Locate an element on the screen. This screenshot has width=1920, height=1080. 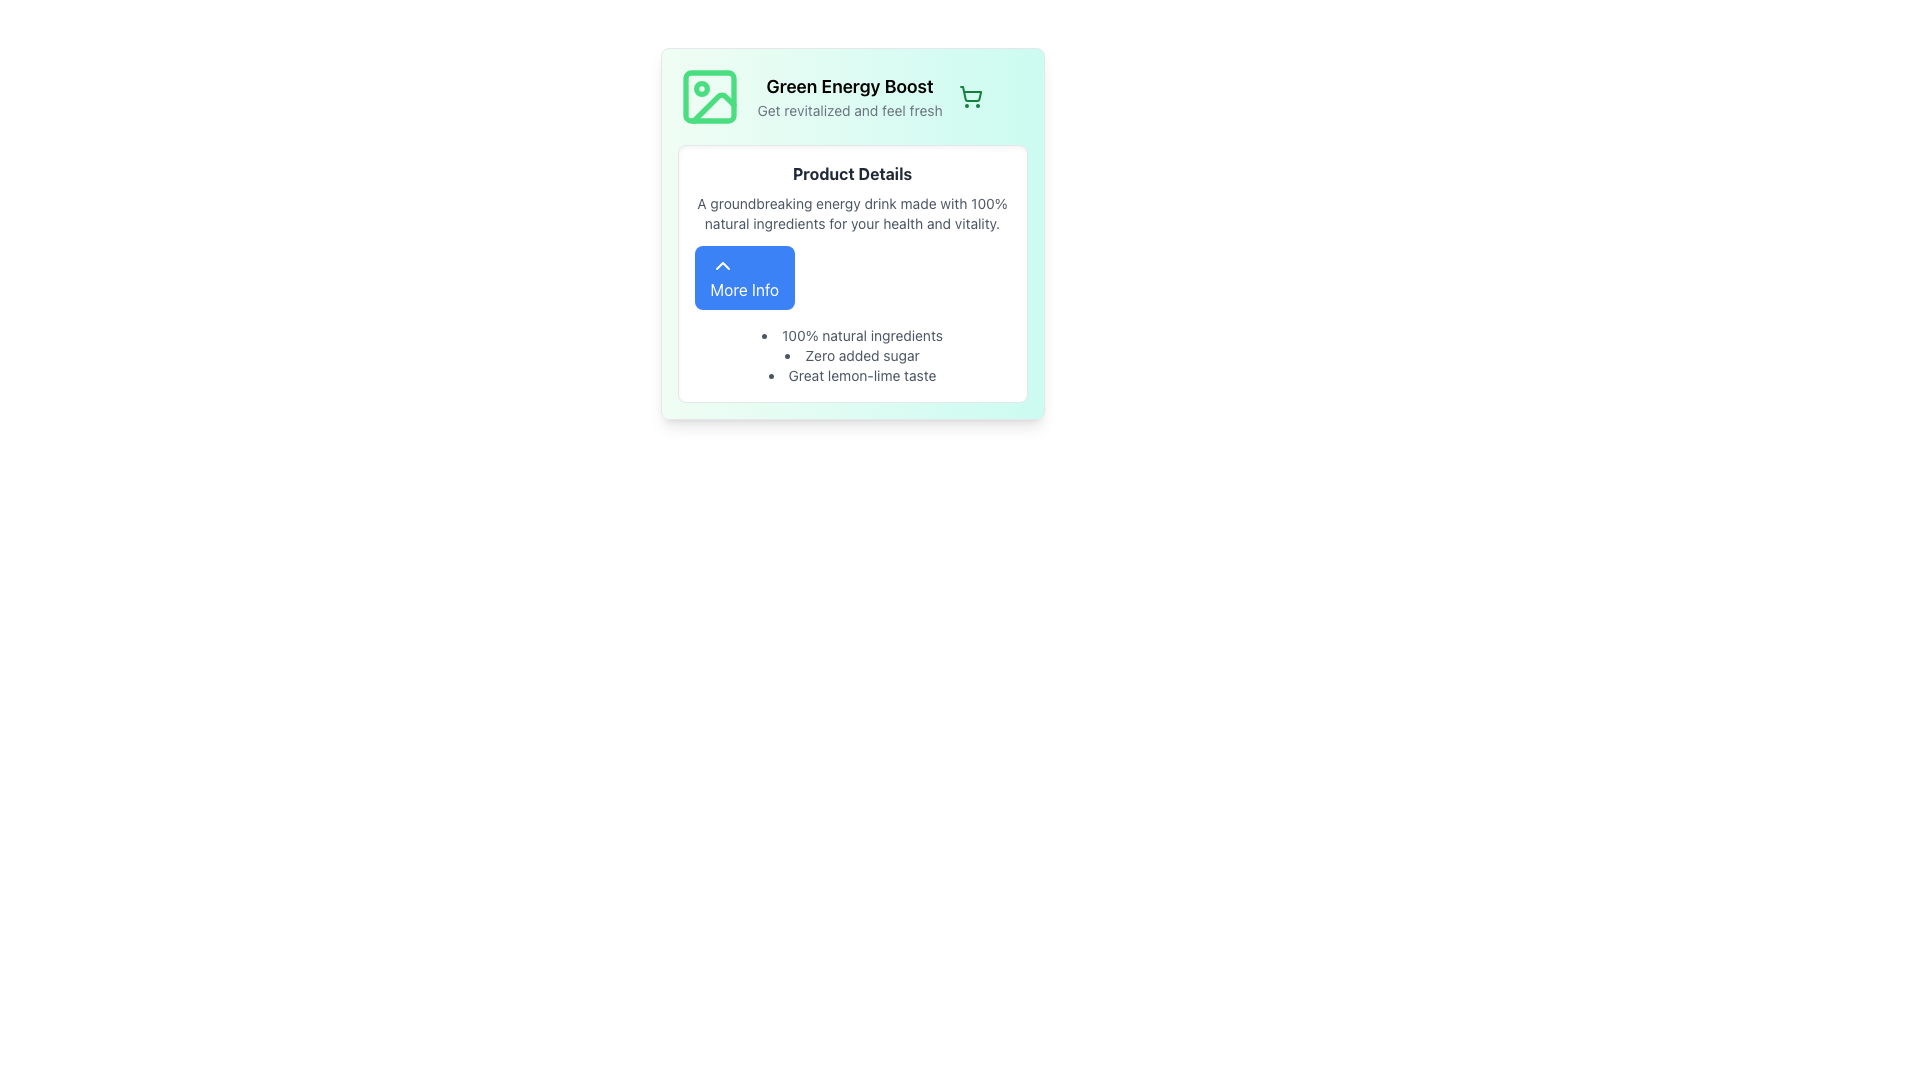
the chevron icon which indicates an expandable section above the 'More Info' button located in the middle of the card on the right side of the interface is located at coordinates (721, 265).